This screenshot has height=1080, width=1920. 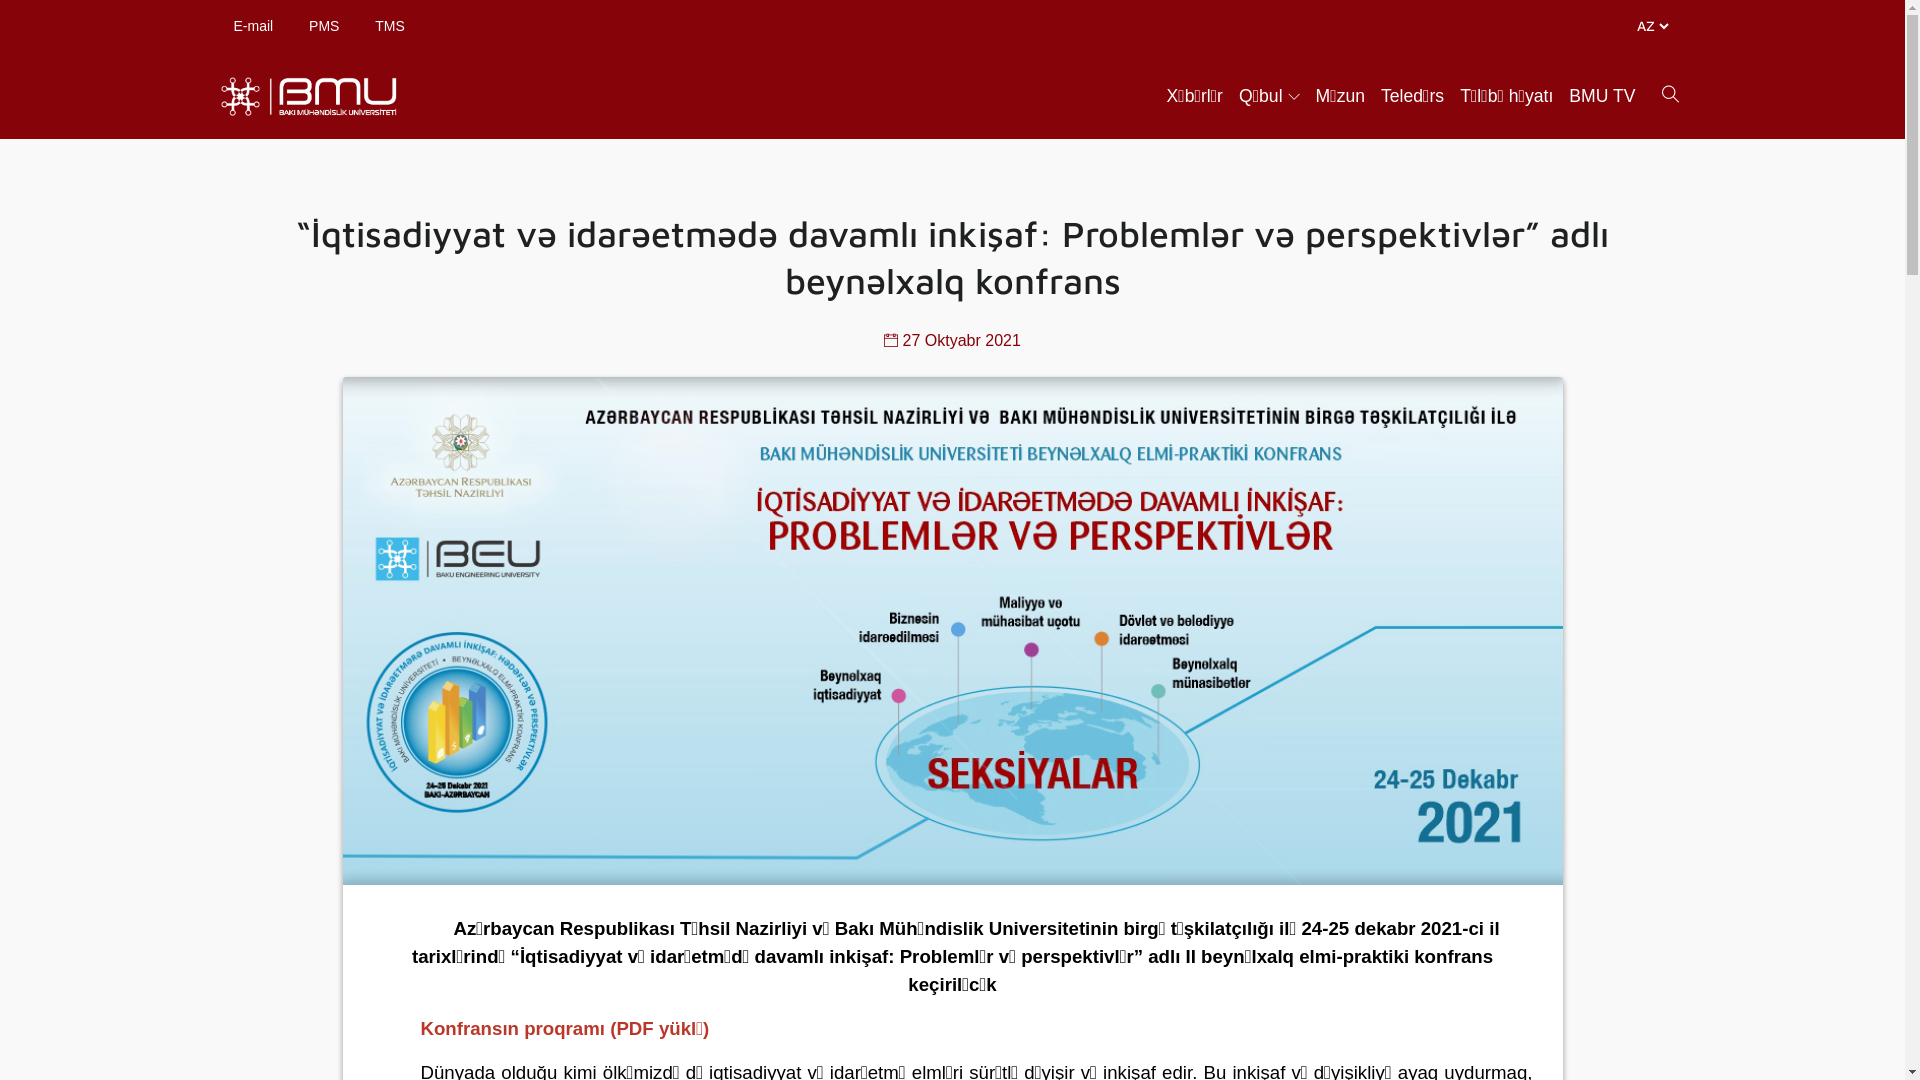 I want to click on 'BMU TV', so click(x=1602, y=96).